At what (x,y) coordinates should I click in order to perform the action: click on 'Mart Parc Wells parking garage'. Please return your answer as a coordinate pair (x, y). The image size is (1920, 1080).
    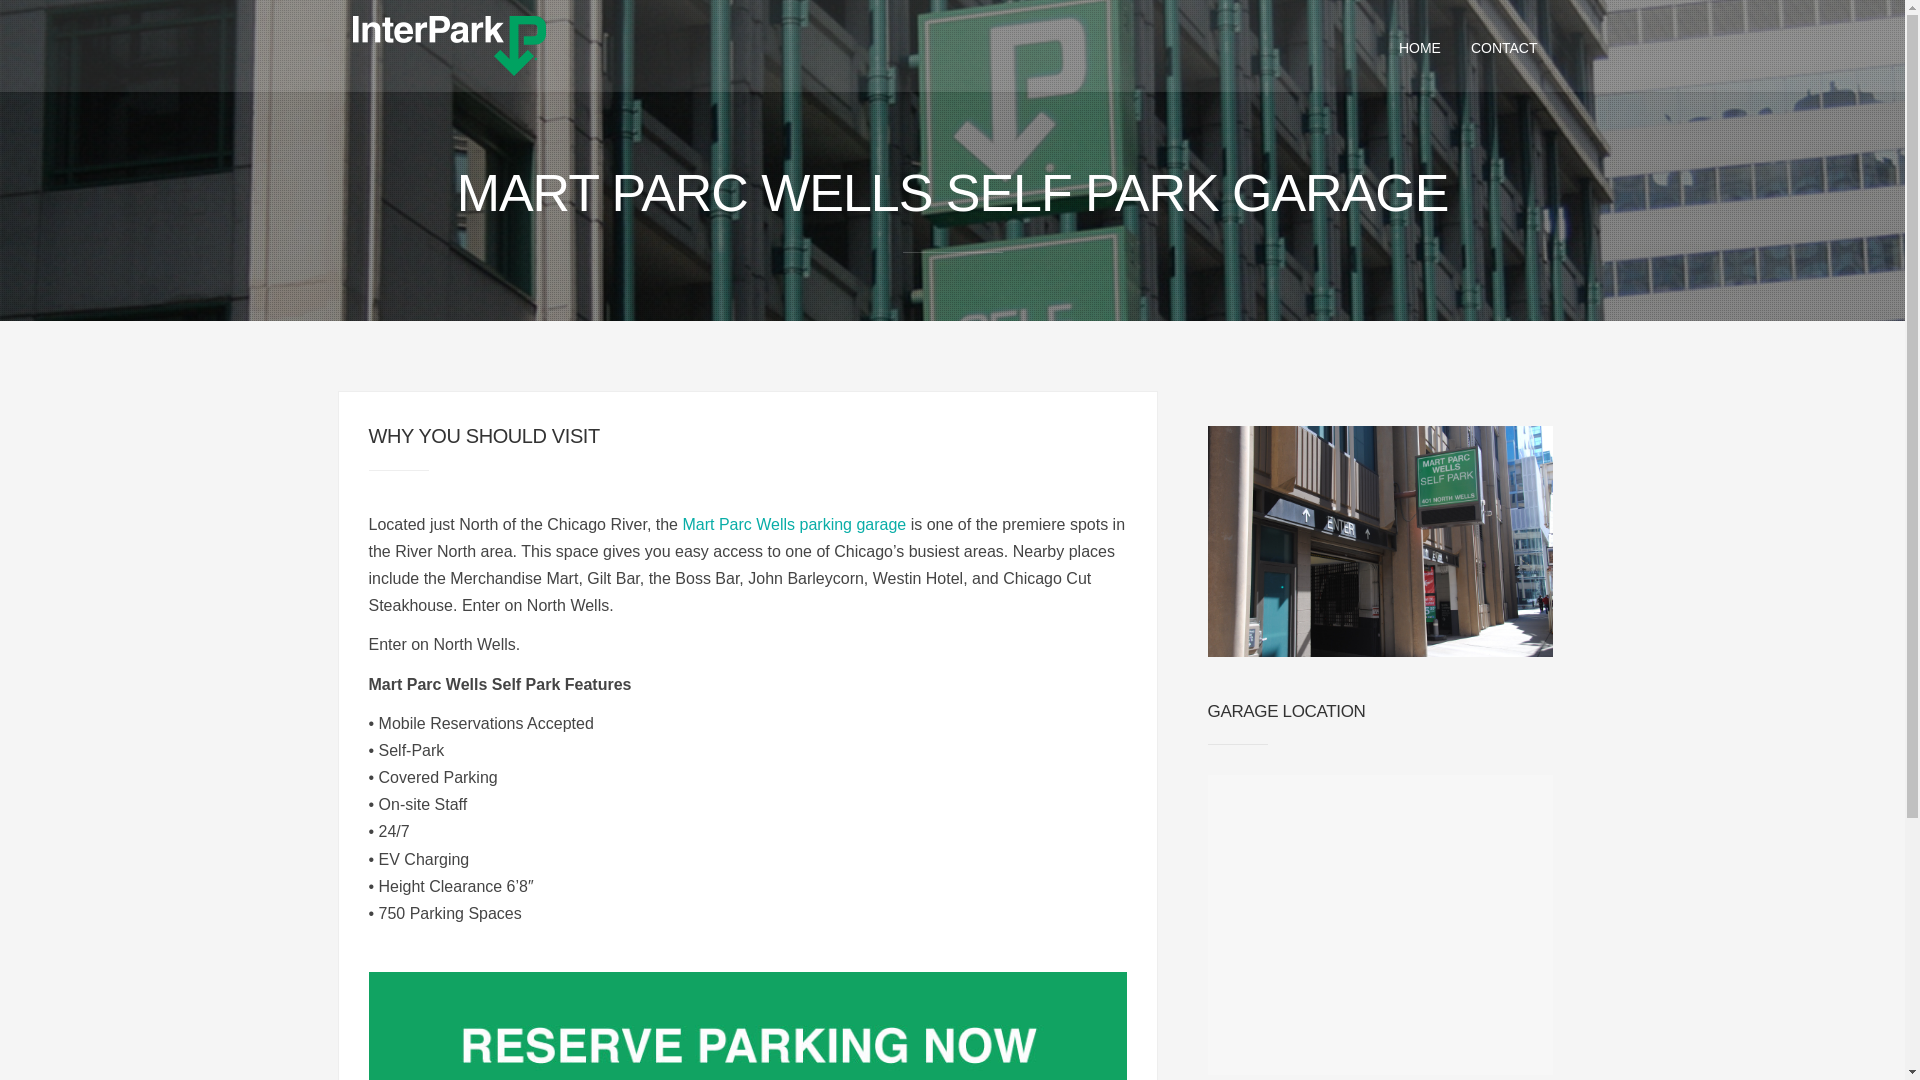
    Looking at the image, I should click on (681, 523).